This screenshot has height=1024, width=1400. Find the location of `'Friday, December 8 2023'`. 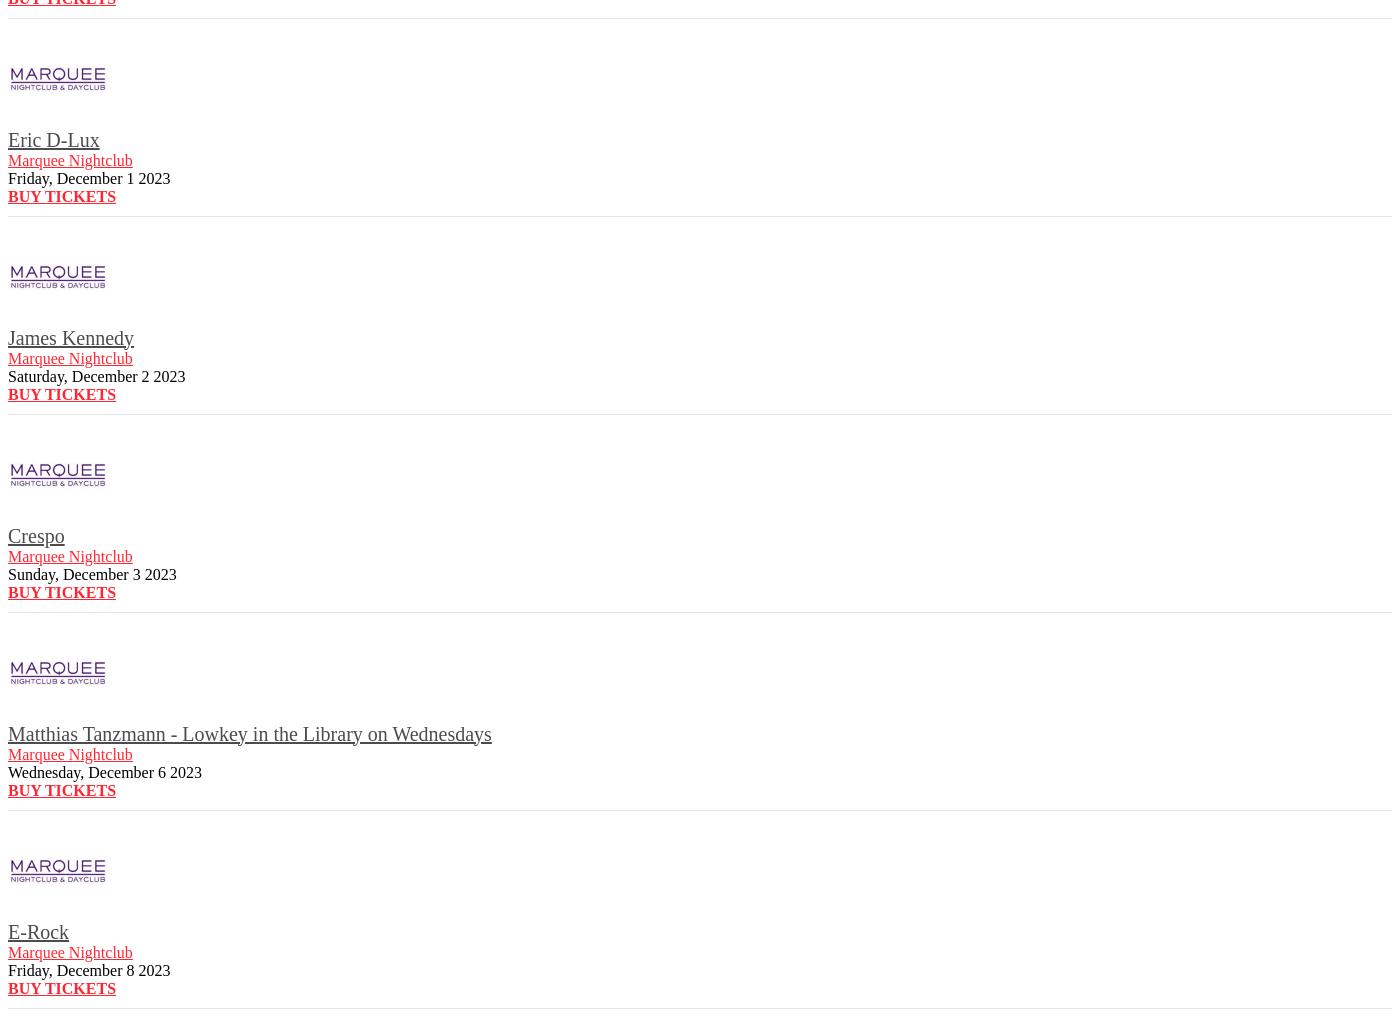

'Friday, December 8 2023' is located at coordinates (89, 969).